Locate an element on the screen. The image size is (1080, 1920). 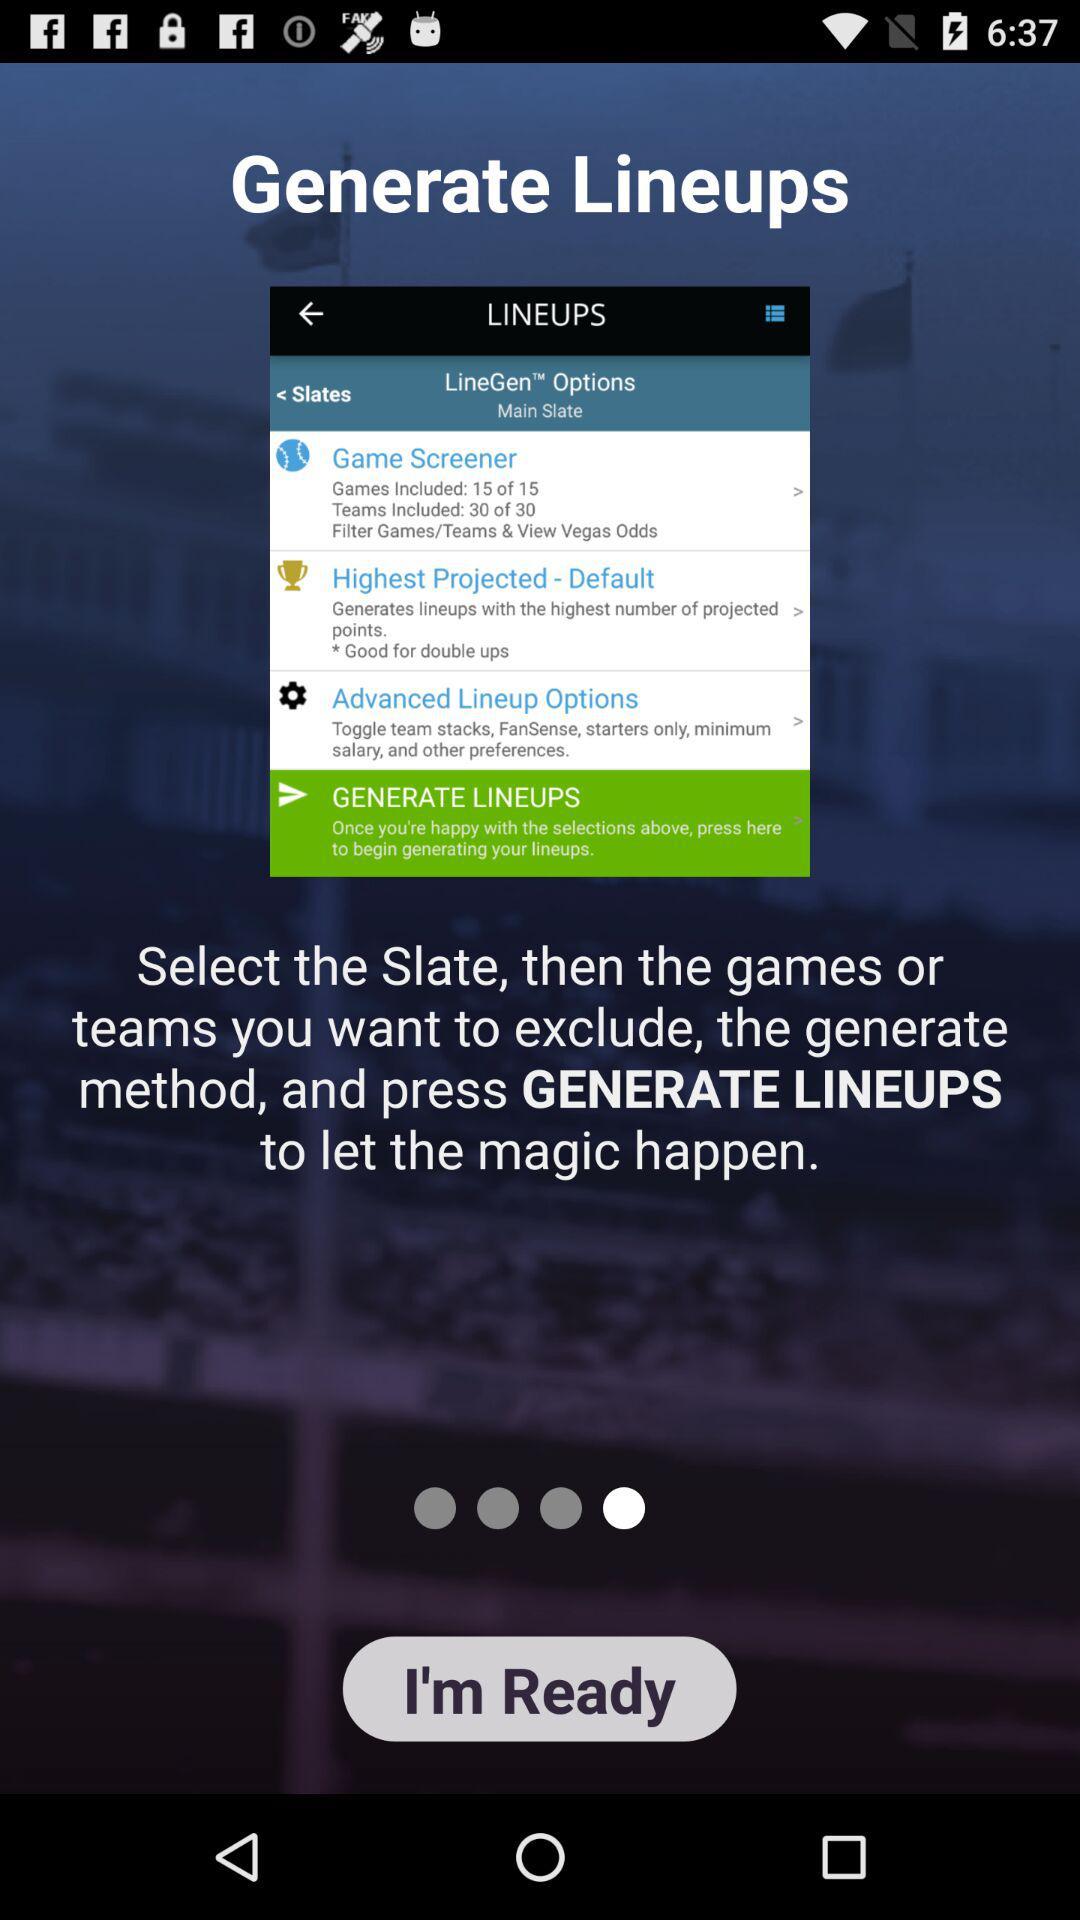
i'm ready is located at coordinates (538, 1688).